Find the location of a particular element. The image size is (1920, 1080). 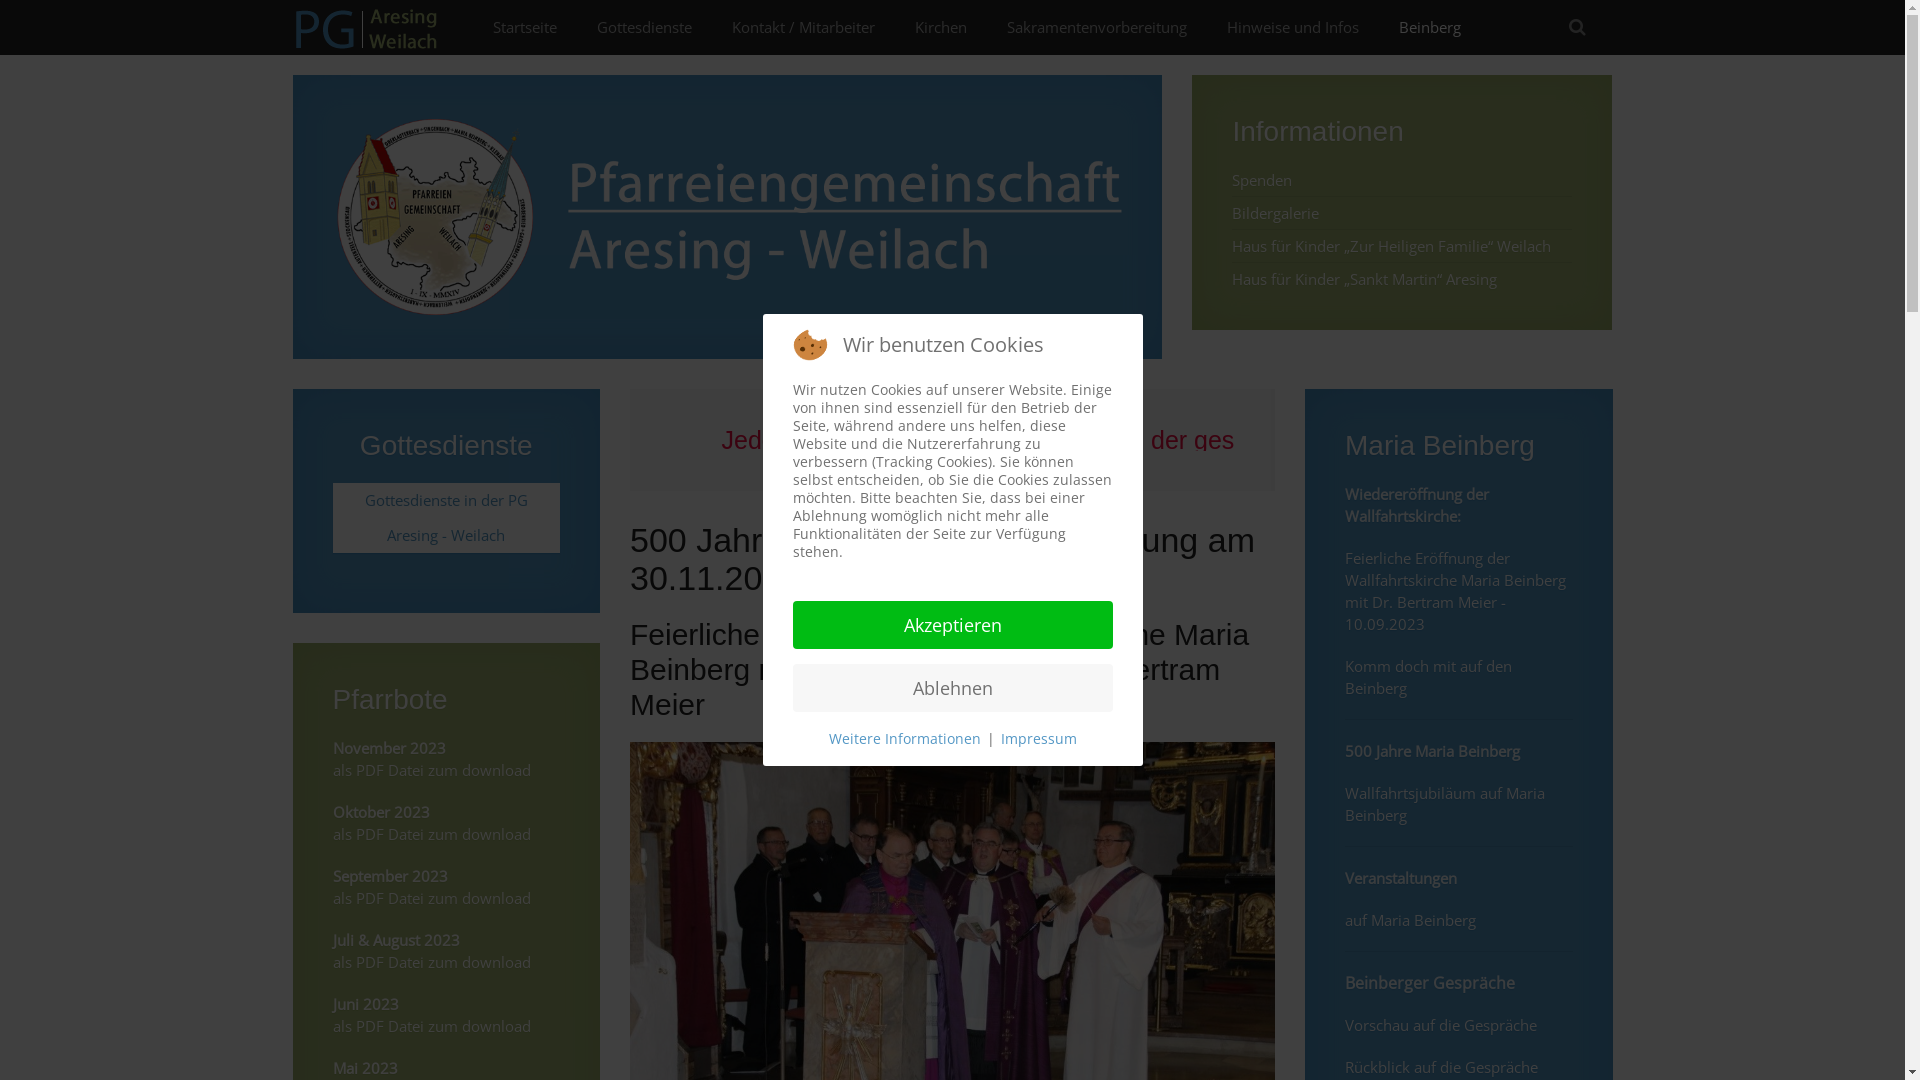

'Gottesdienste in der PG Aresing - Weilach' is located at coordinates (445, 515).